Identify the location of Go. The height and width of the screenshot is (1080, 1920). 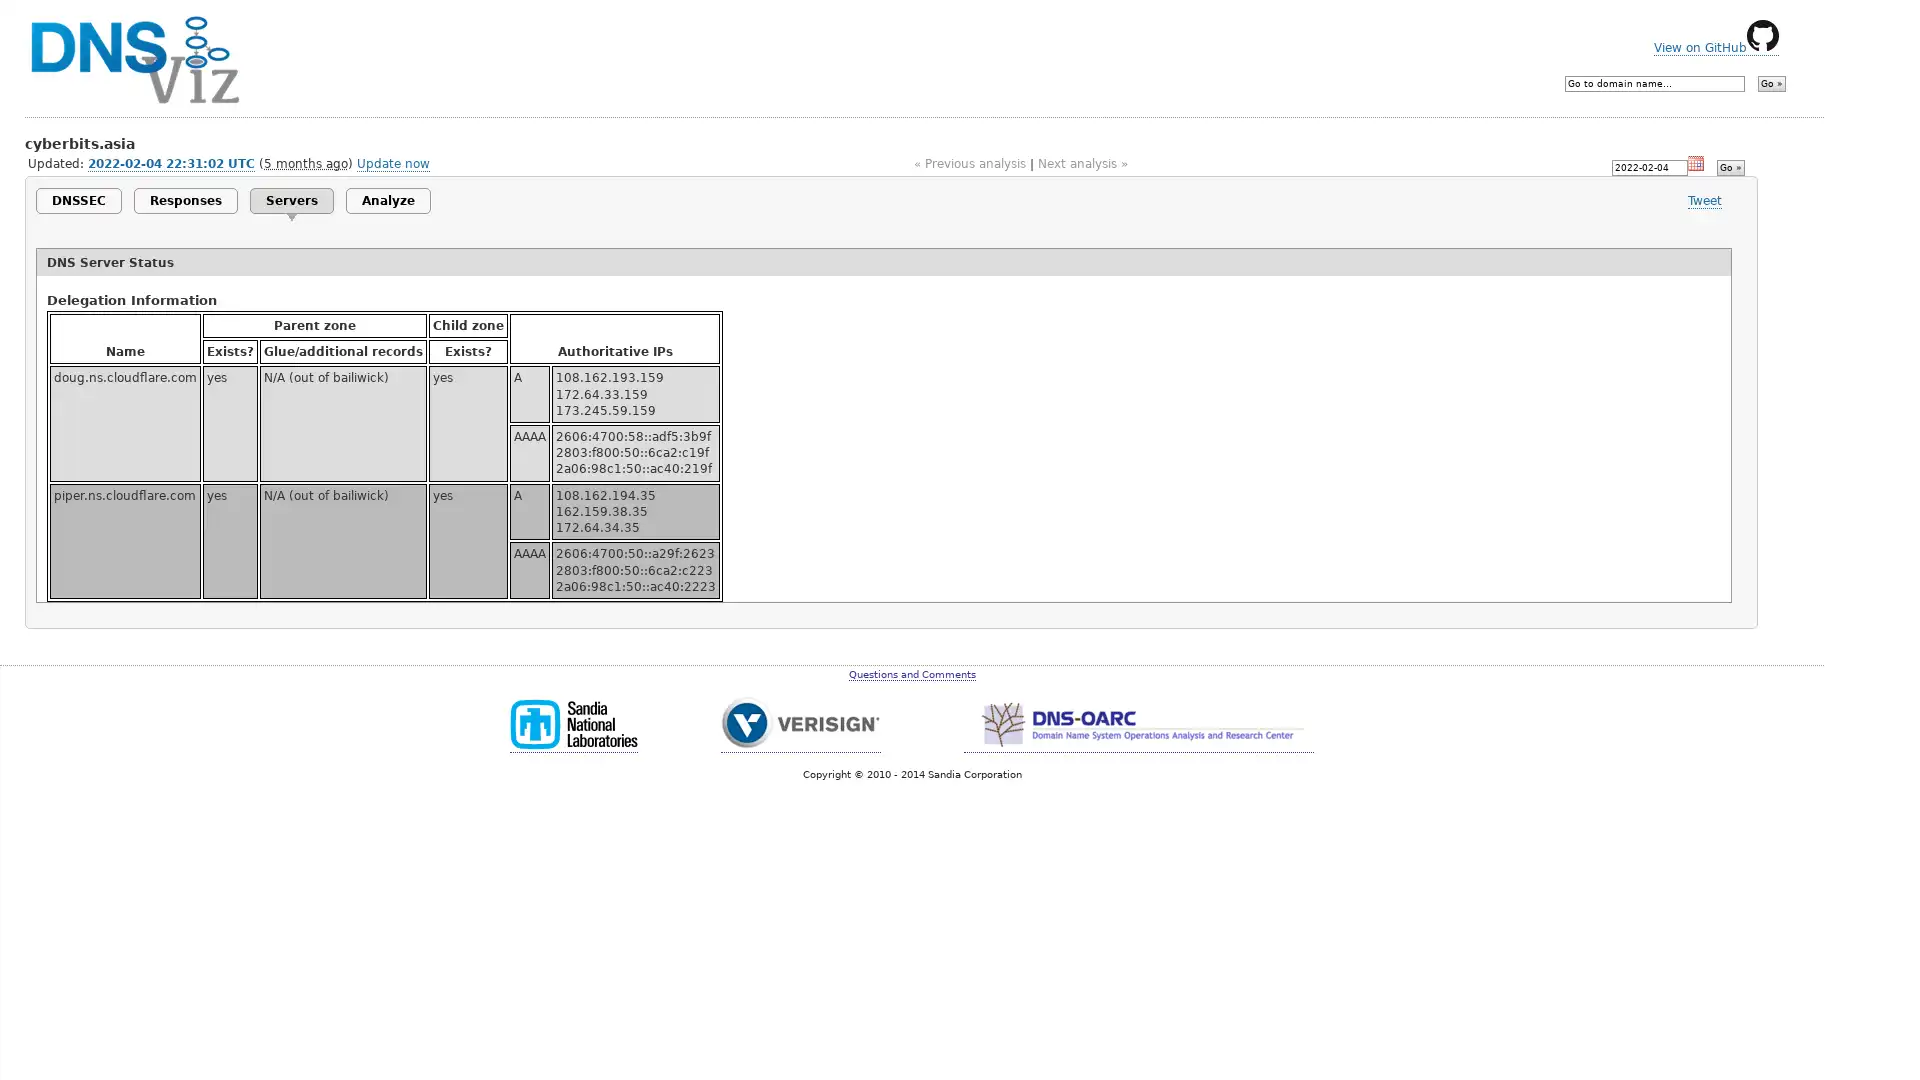
(1771, 83).